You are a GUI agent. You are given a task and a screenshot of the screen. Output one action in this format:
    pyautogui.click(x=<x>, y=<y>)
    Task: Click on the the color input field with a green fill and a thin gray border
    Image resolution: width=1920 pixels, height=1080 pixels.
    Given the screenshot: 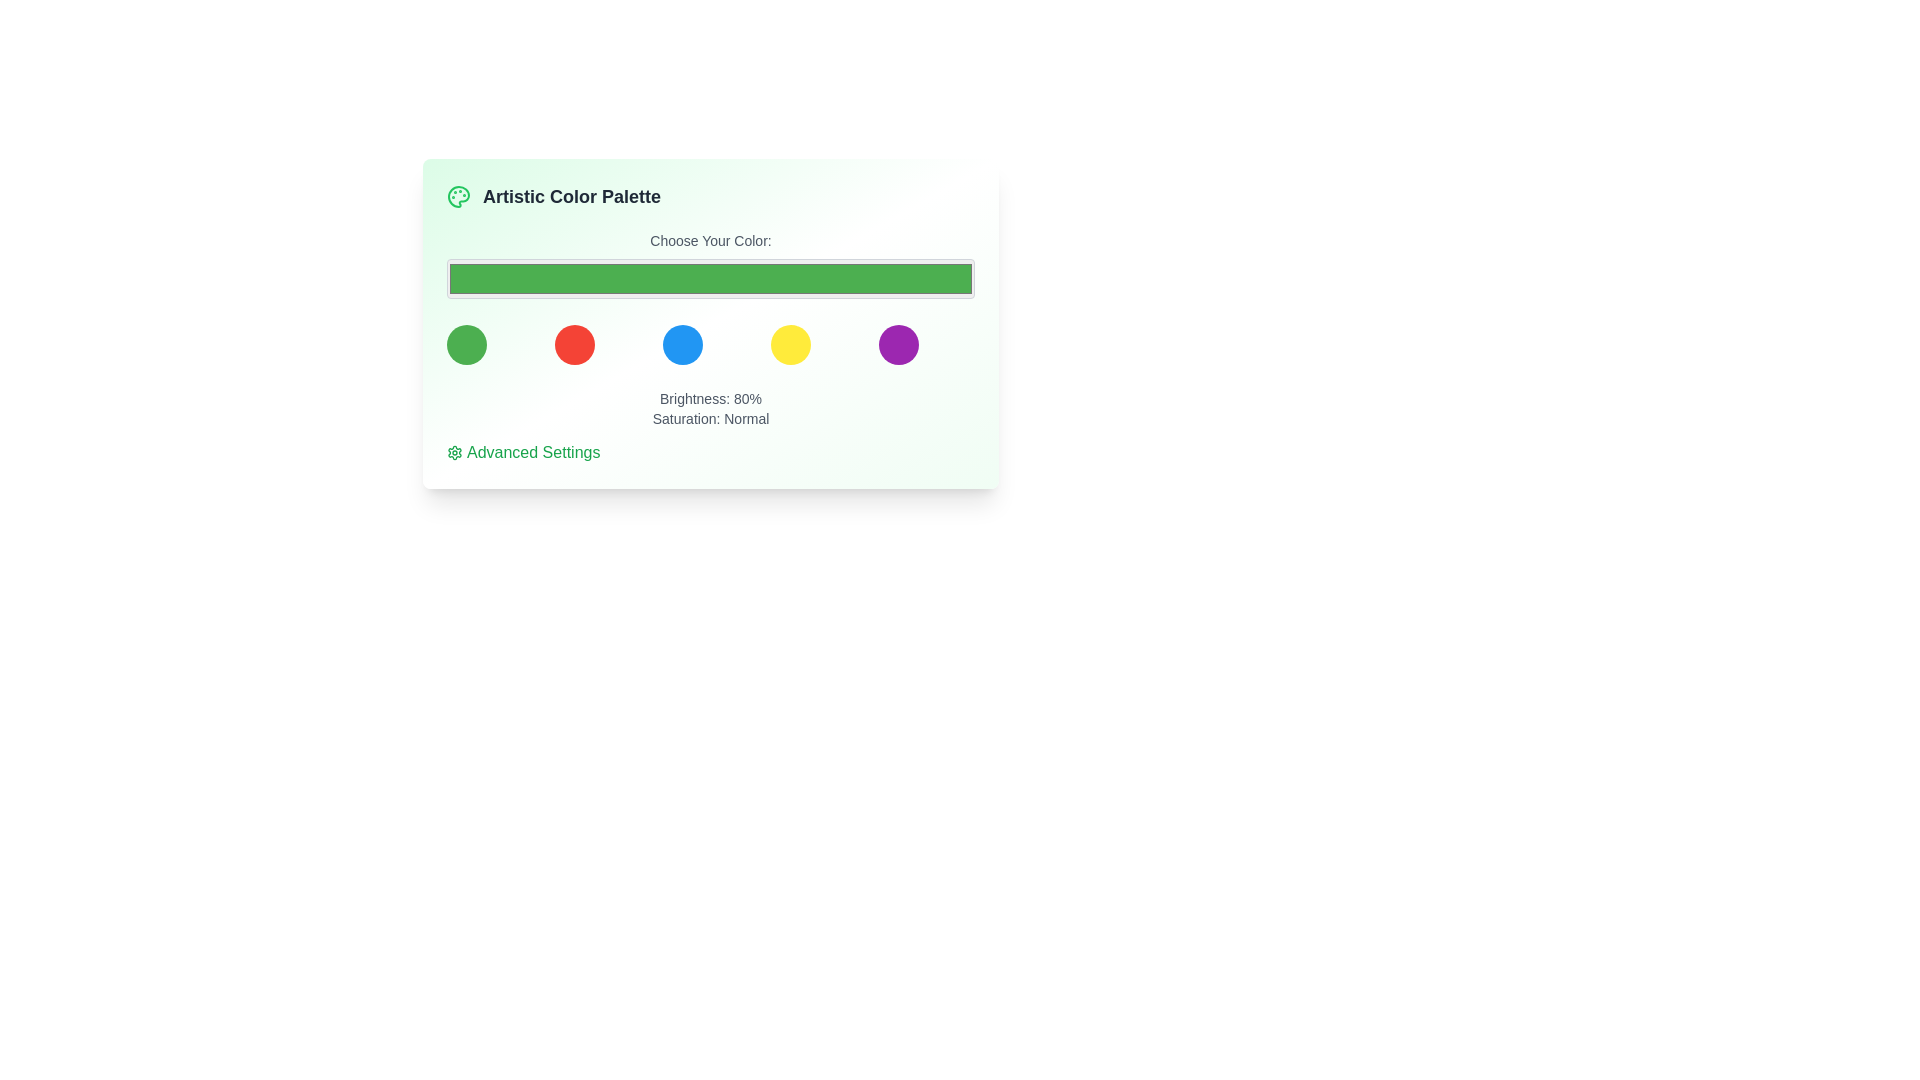 What is the action you would take?
    pyautogui.click(x=710, y=278)
    